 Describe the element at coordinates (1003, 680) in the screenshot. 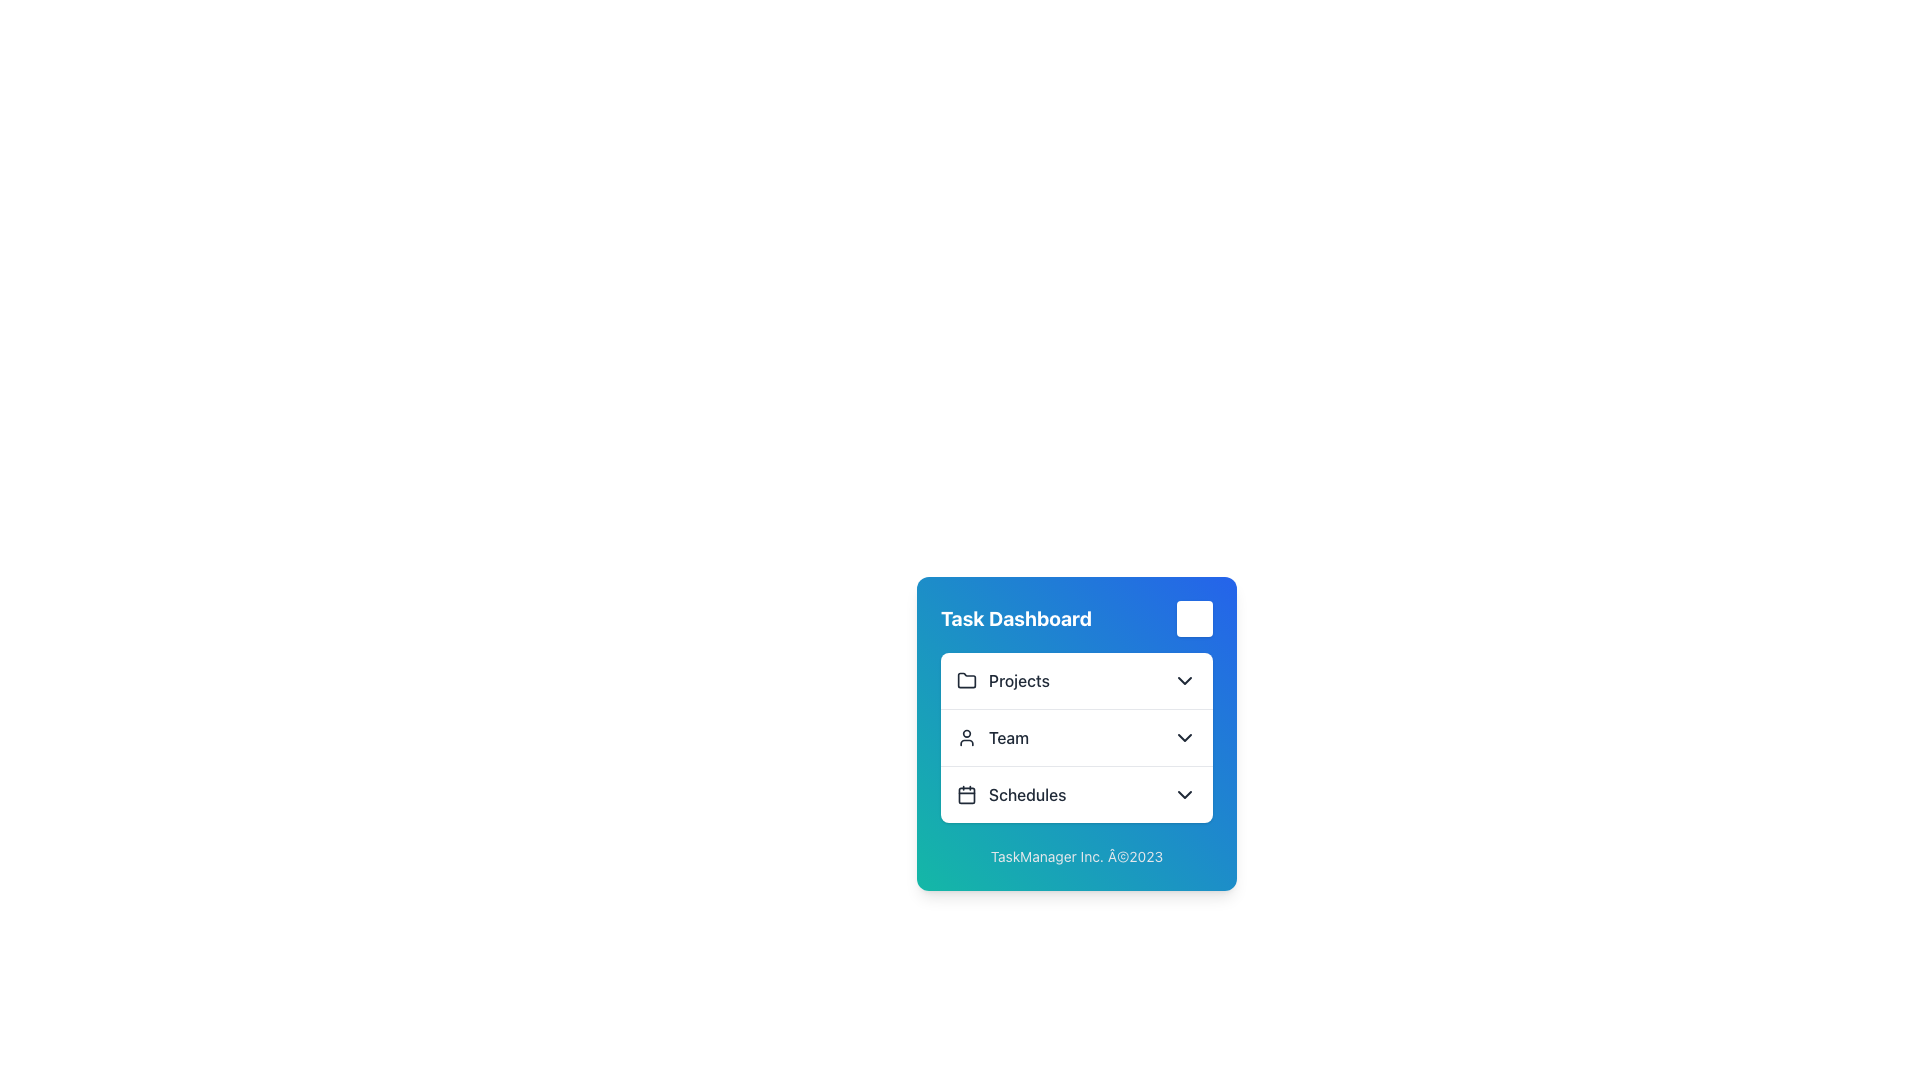

I see `the first list item with text and icon in the task management interface` at that location.